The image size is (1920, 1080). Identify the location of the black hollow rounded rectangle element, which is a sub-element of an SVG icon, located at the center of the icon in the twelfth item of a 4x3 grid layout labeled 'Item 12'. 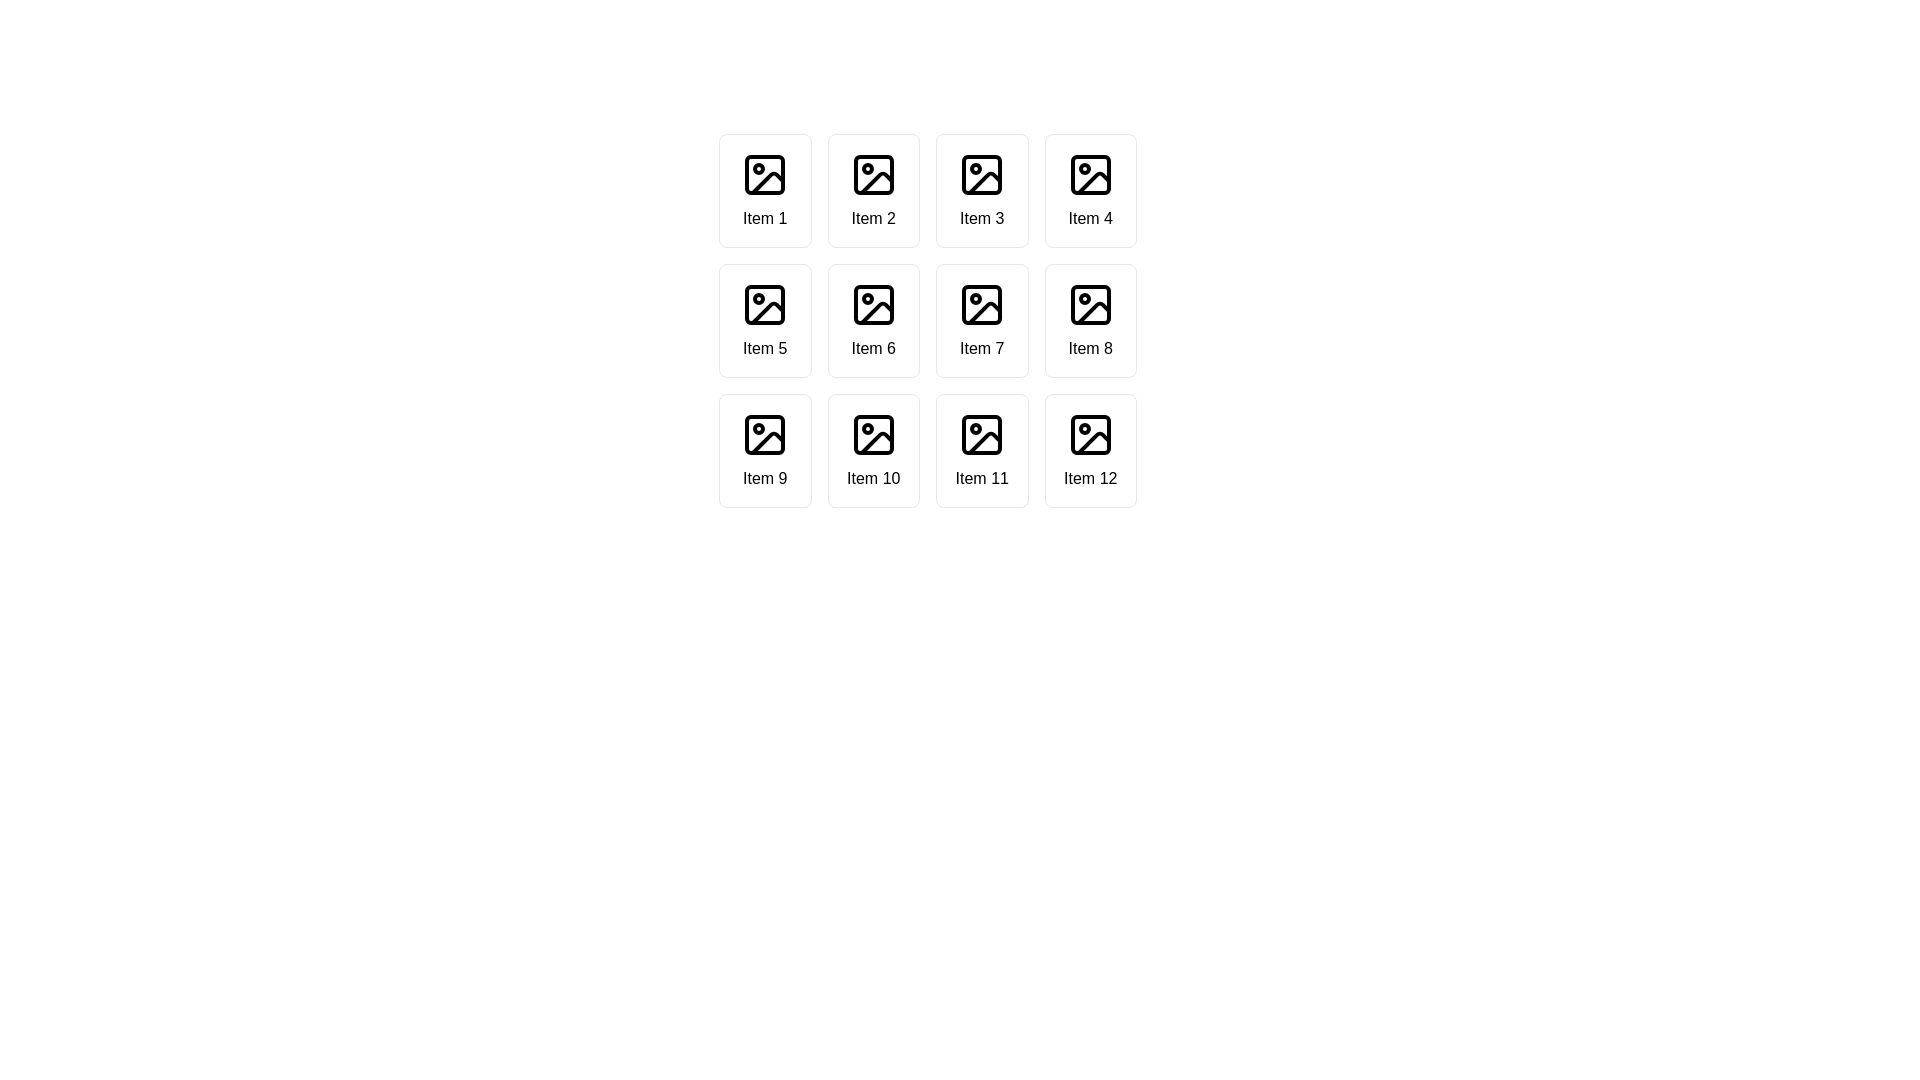
(1089, 434).